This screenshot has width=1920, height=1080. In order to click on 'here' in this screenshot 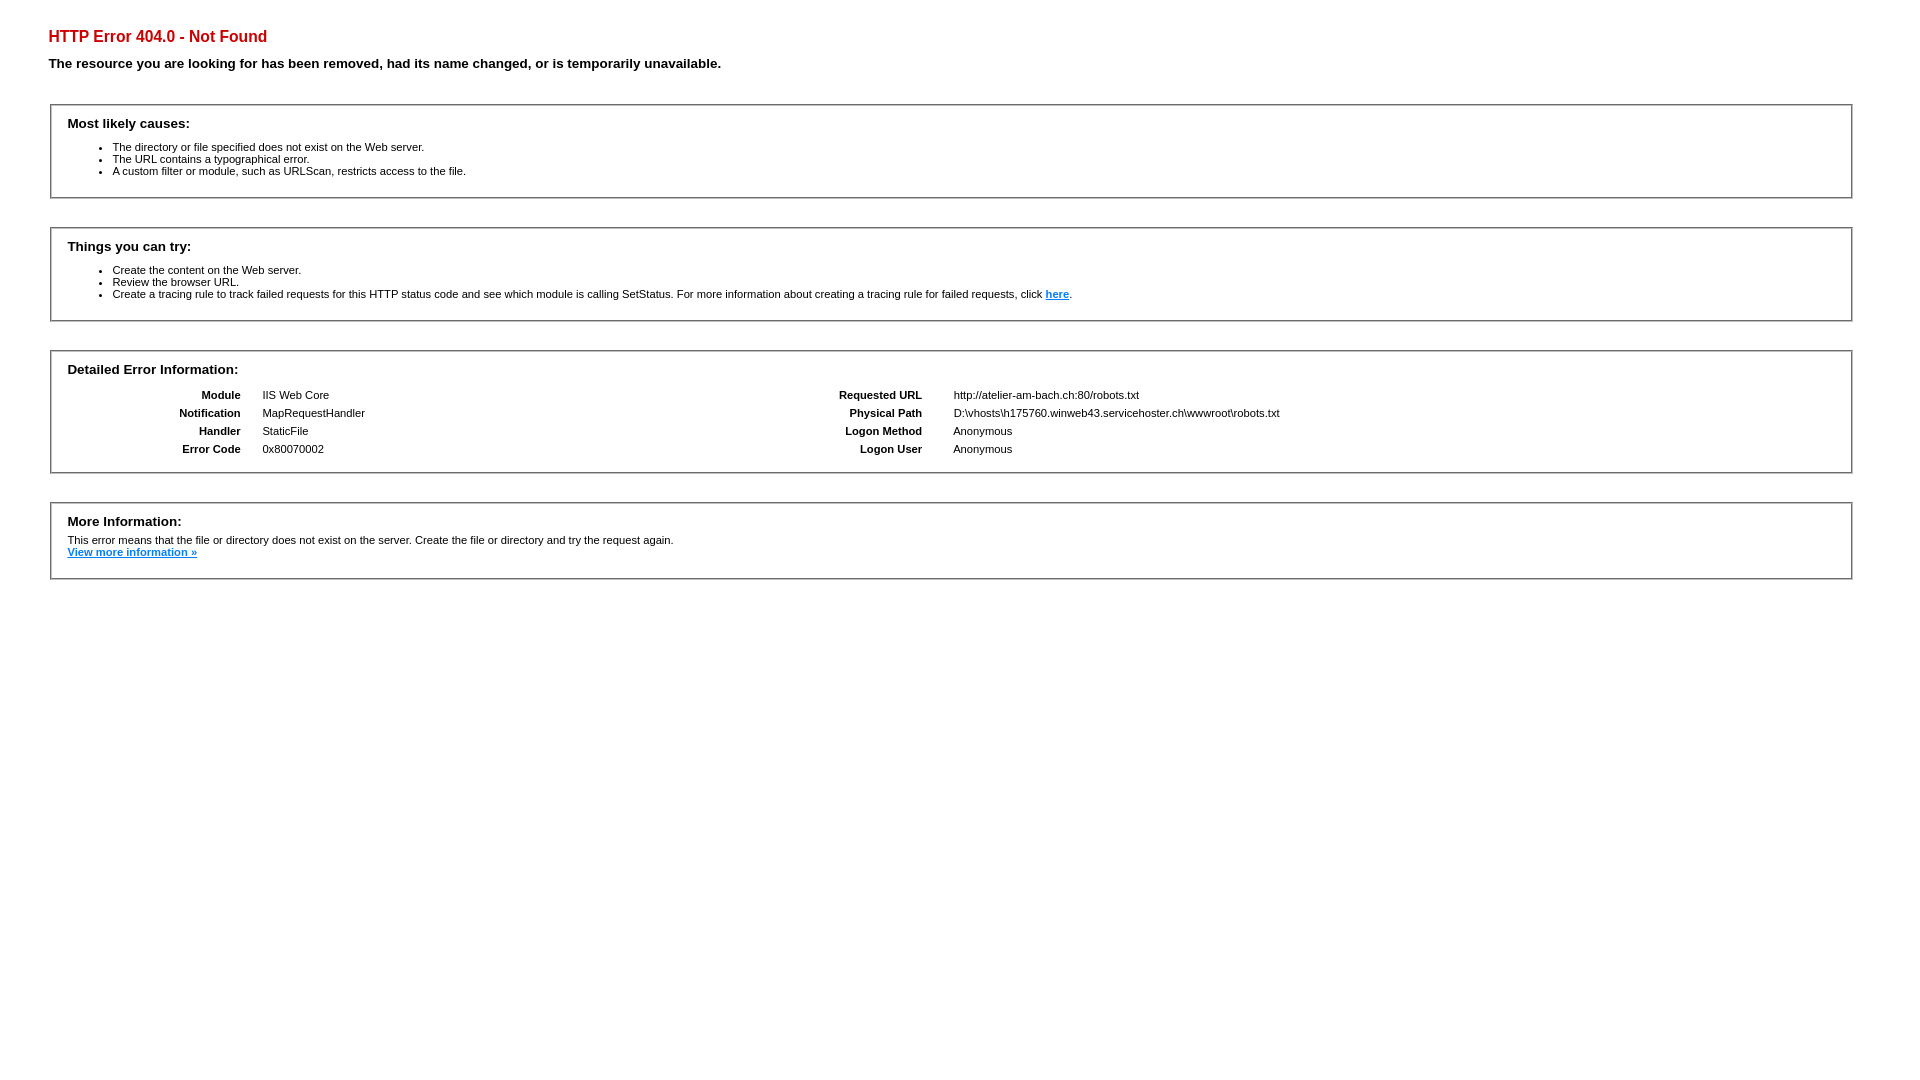, I will do `click(1056, 293)`.